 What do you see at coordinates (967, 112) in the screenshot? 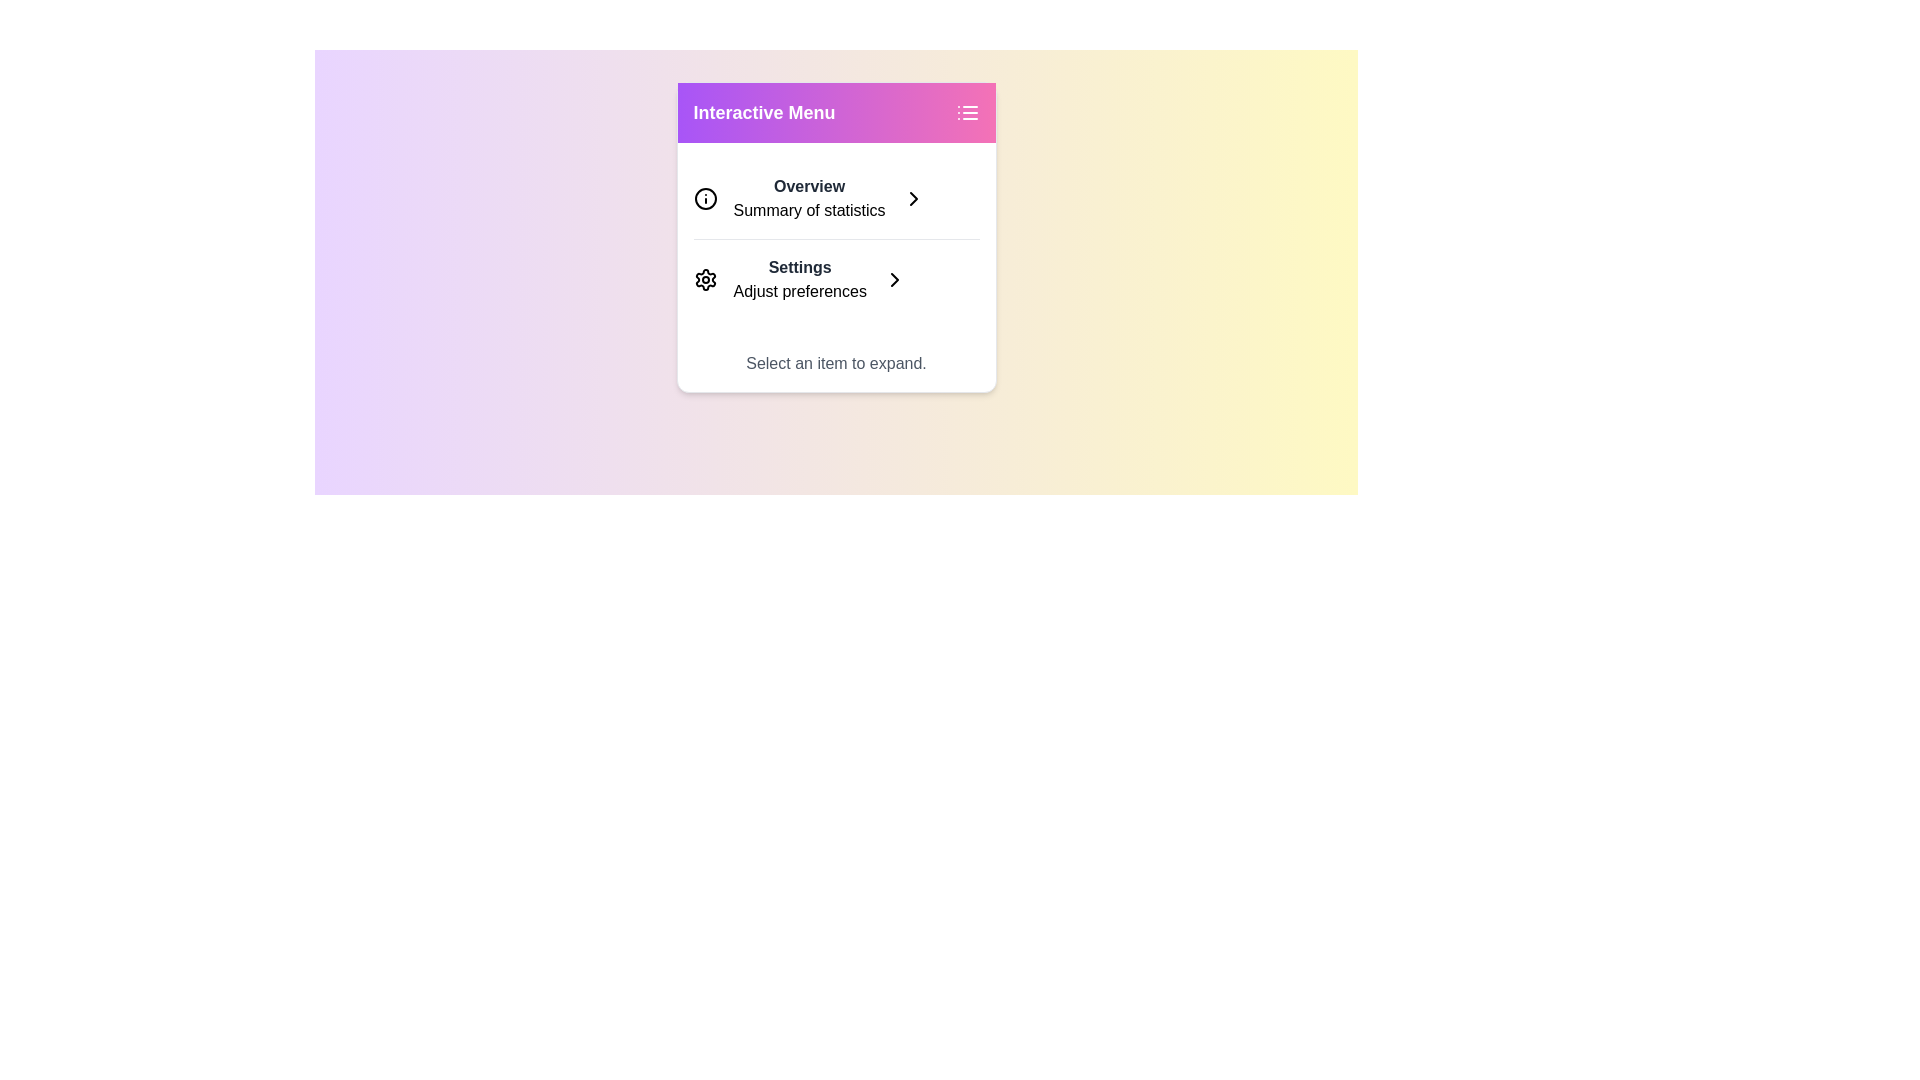
I see `button in the header to toggle the menu visibility` at bounding box center [967, 112].